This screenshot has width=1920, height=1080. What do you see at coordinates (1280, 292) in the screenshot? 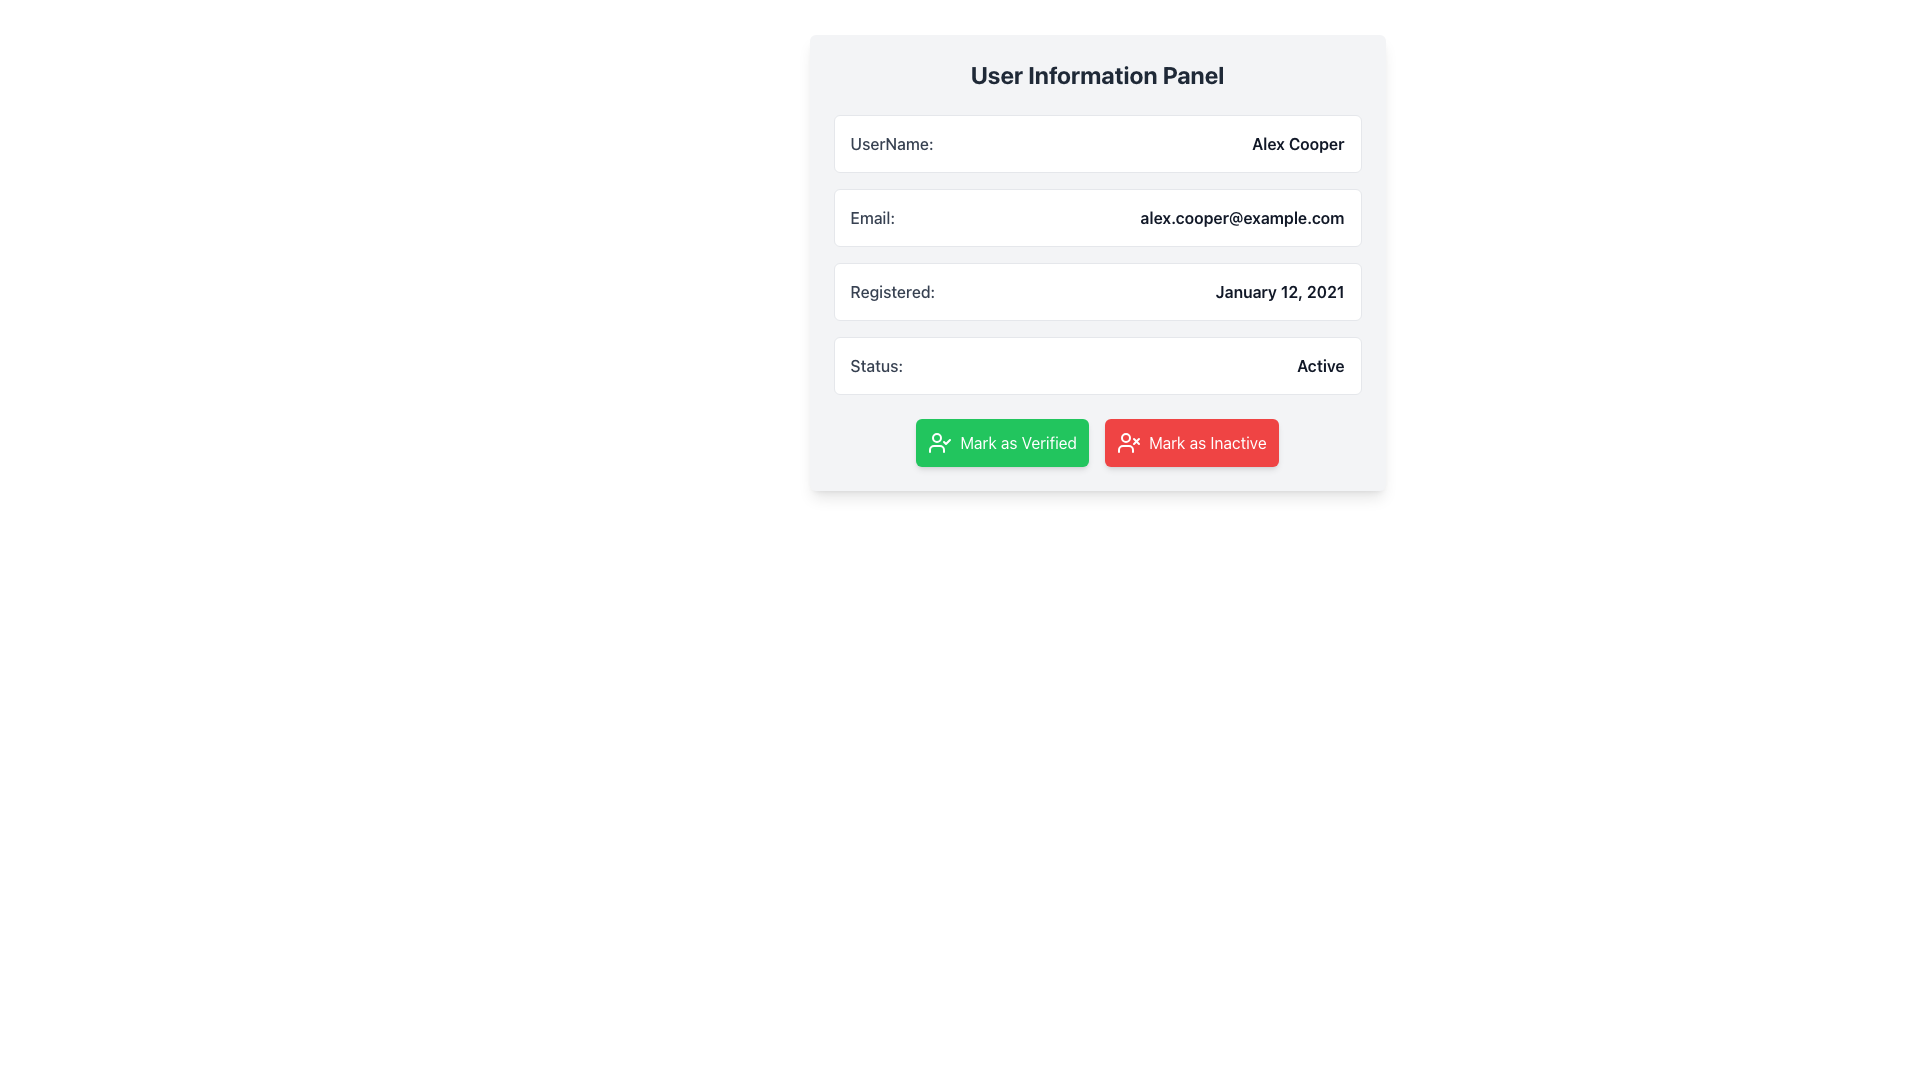
I see `the Text Label displaying the registration date in the user profile panel, located to the right of the 'Registered:' label` at bounding box center [1280, 292].